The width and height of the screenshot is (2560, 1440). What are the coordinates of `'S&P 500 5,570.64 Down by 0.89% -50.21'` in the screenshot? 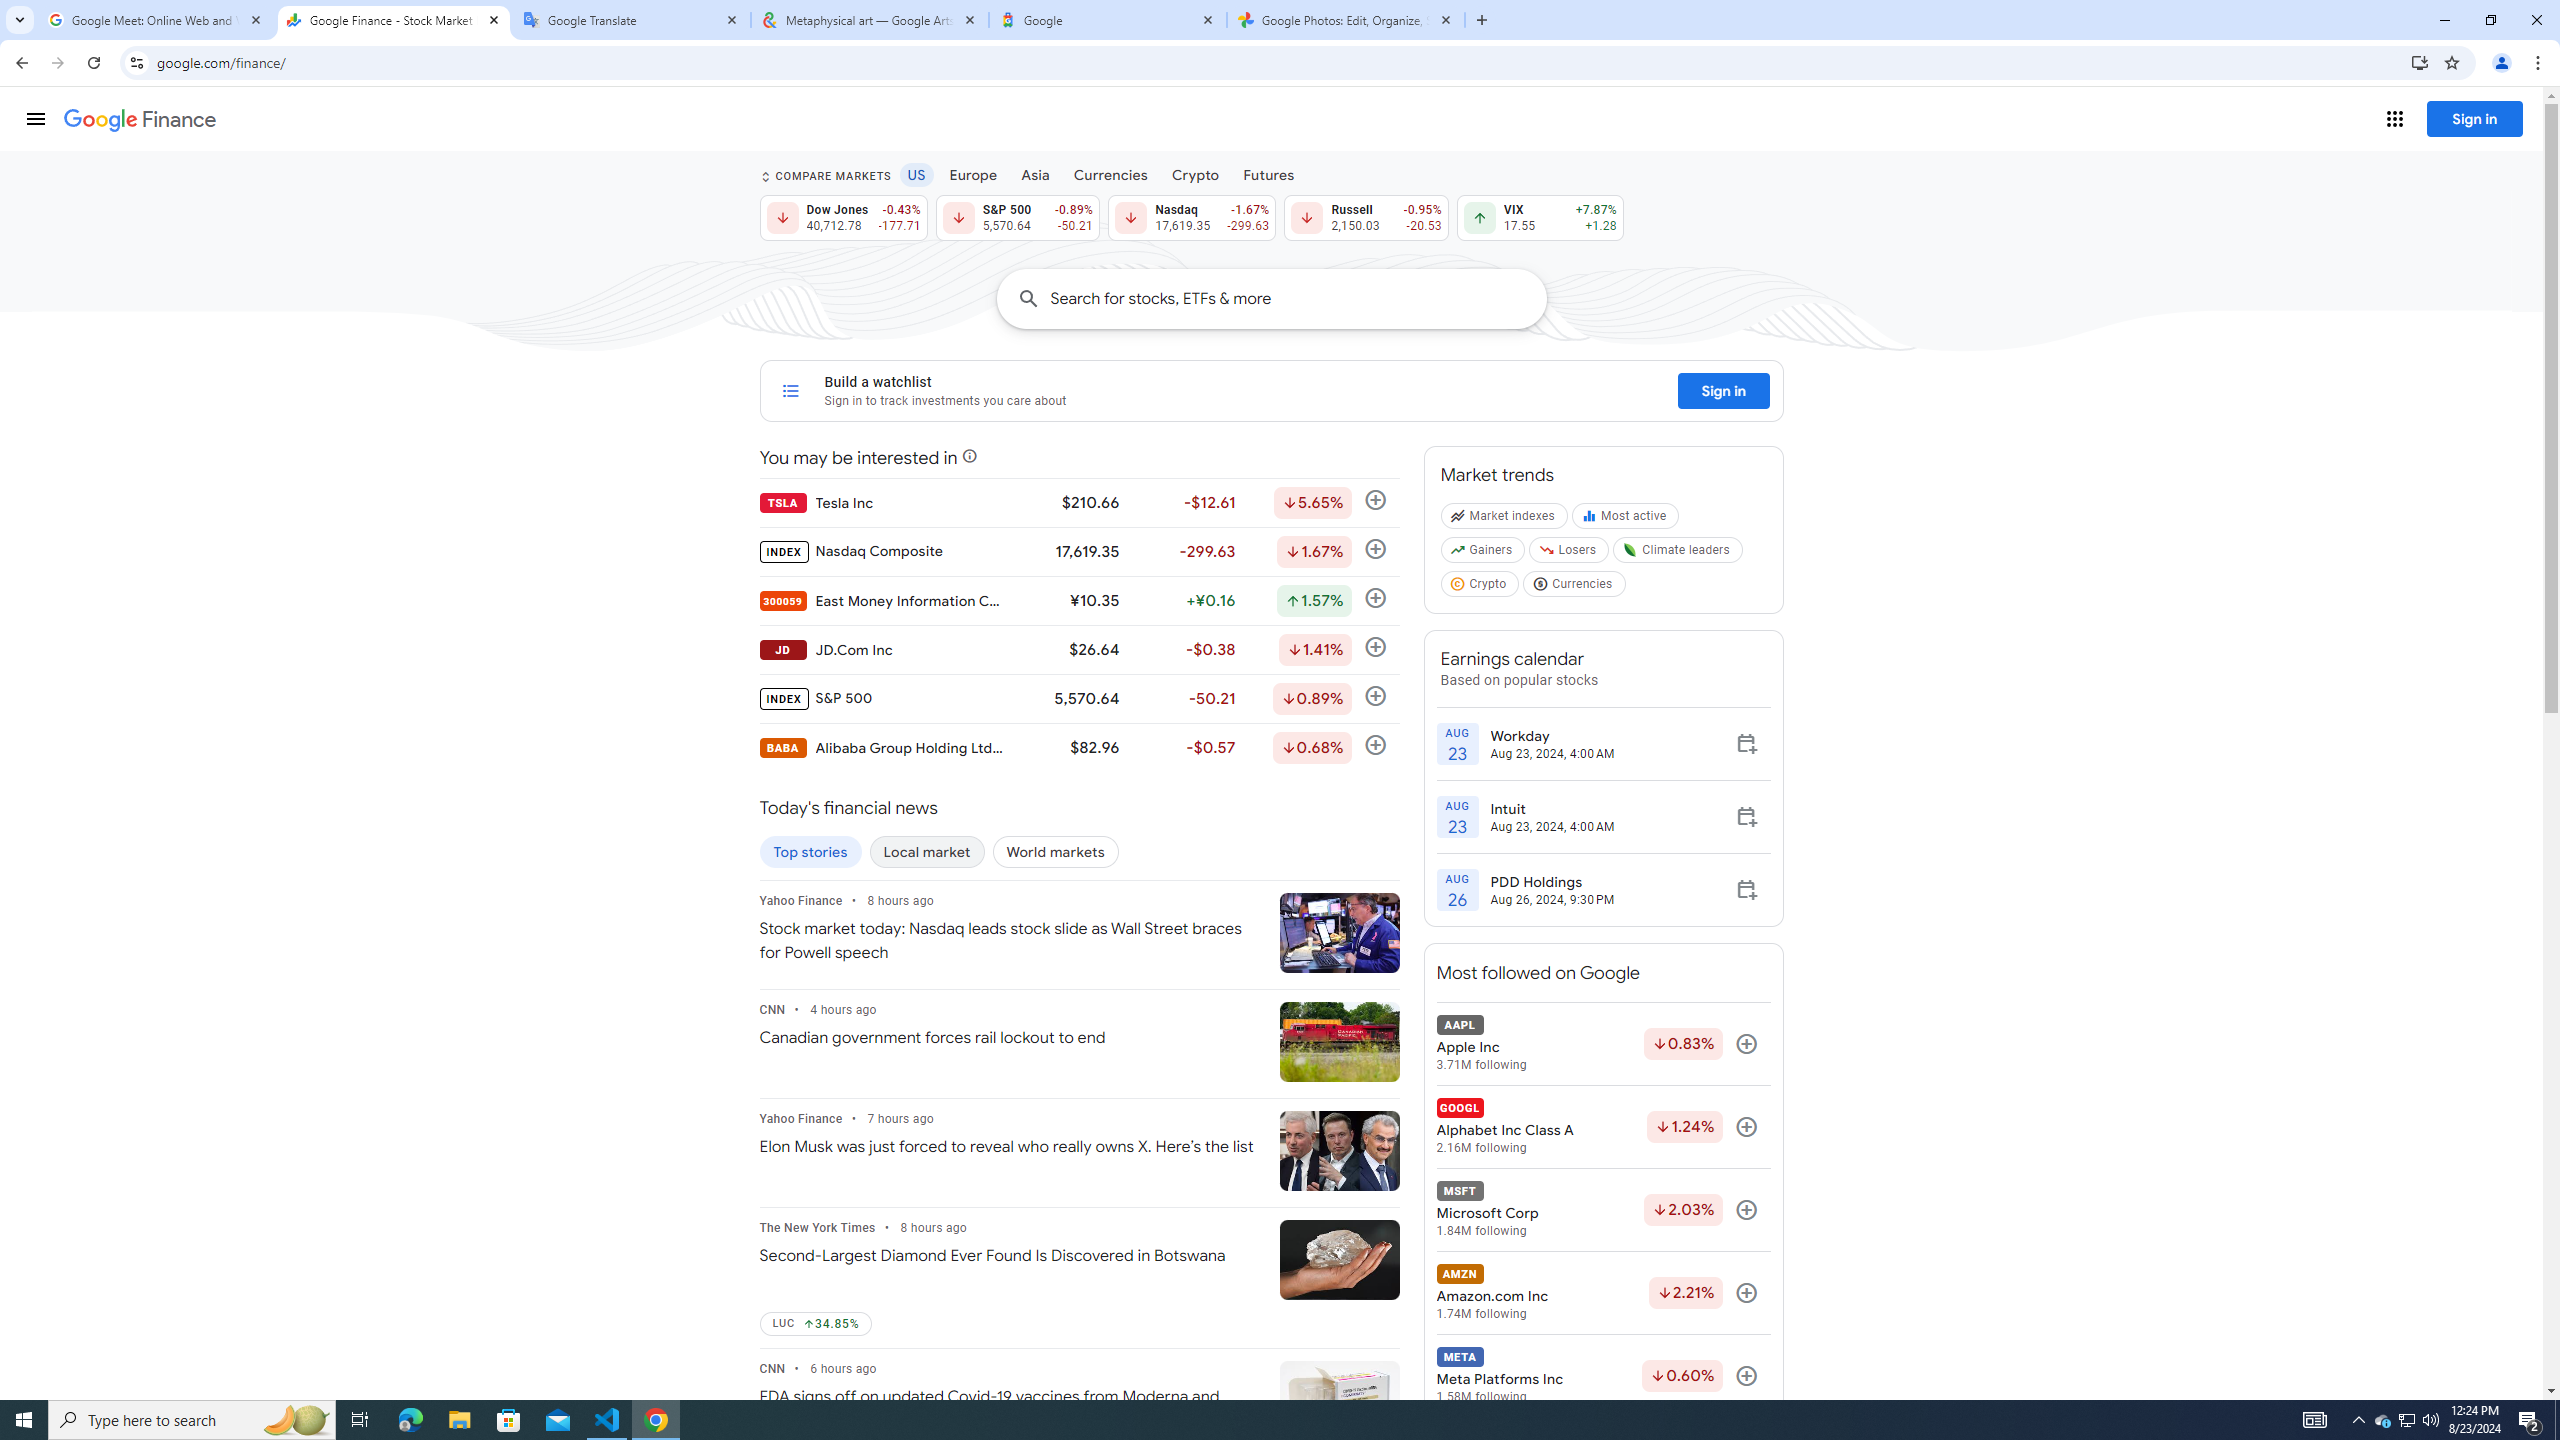 It's located at (1016, 217).